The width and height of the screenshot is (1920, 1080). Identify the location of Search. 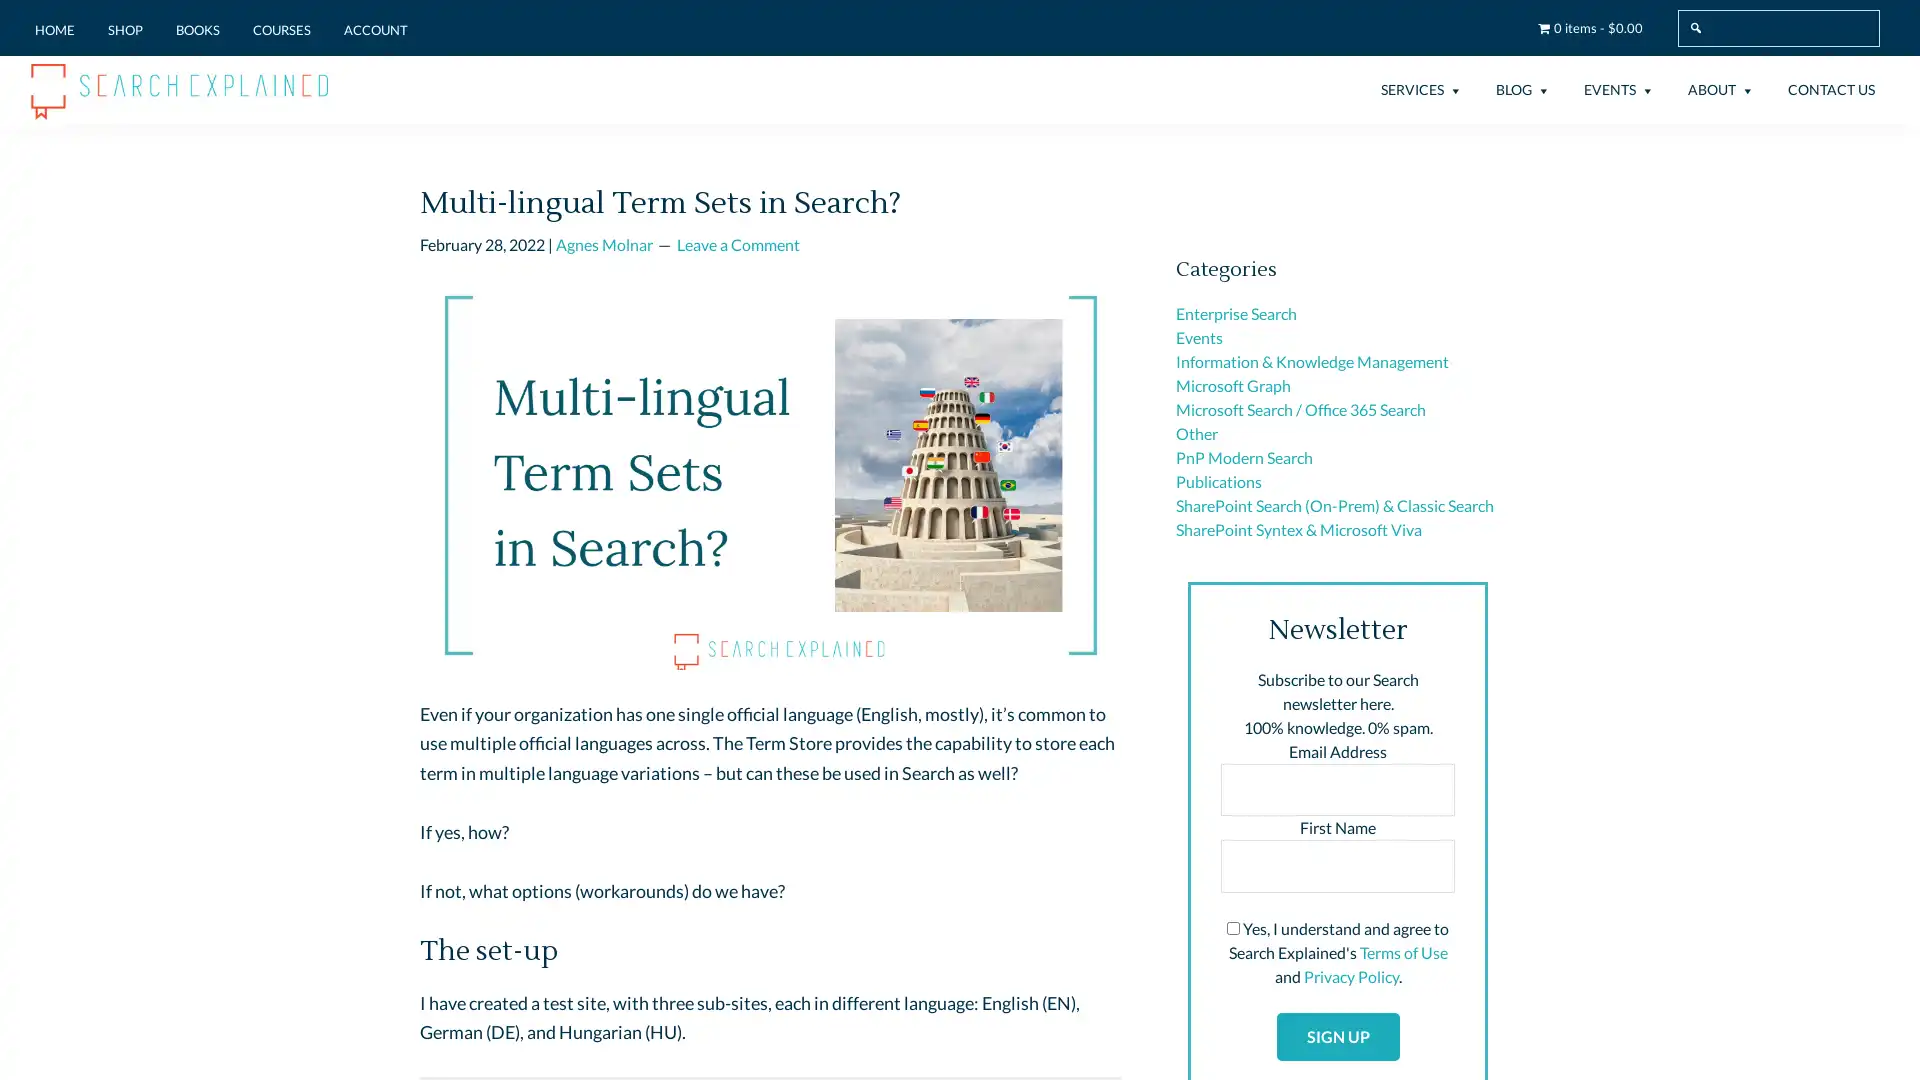
(1882, 9).